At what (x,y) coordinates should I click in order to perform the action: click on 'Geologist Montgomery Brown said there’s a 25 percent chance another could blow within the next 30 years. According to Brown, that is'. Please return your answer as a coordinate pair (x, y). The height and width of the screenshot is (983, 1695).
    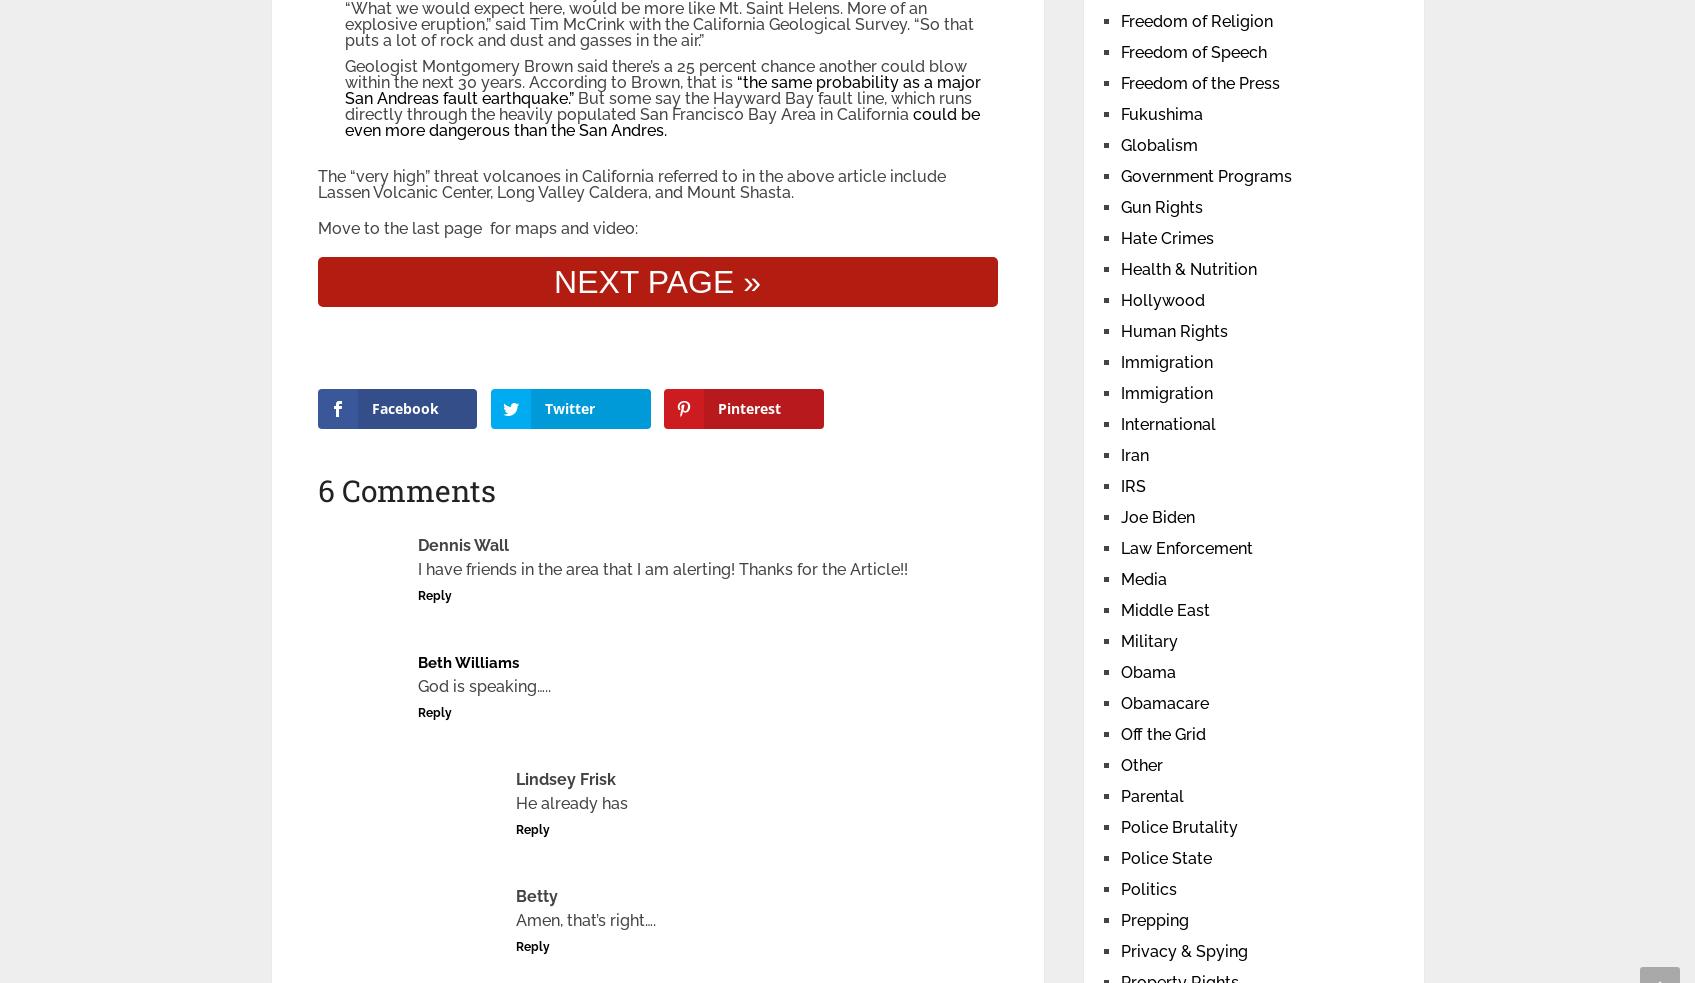
    Looking at the image, I should click on (654, 73).